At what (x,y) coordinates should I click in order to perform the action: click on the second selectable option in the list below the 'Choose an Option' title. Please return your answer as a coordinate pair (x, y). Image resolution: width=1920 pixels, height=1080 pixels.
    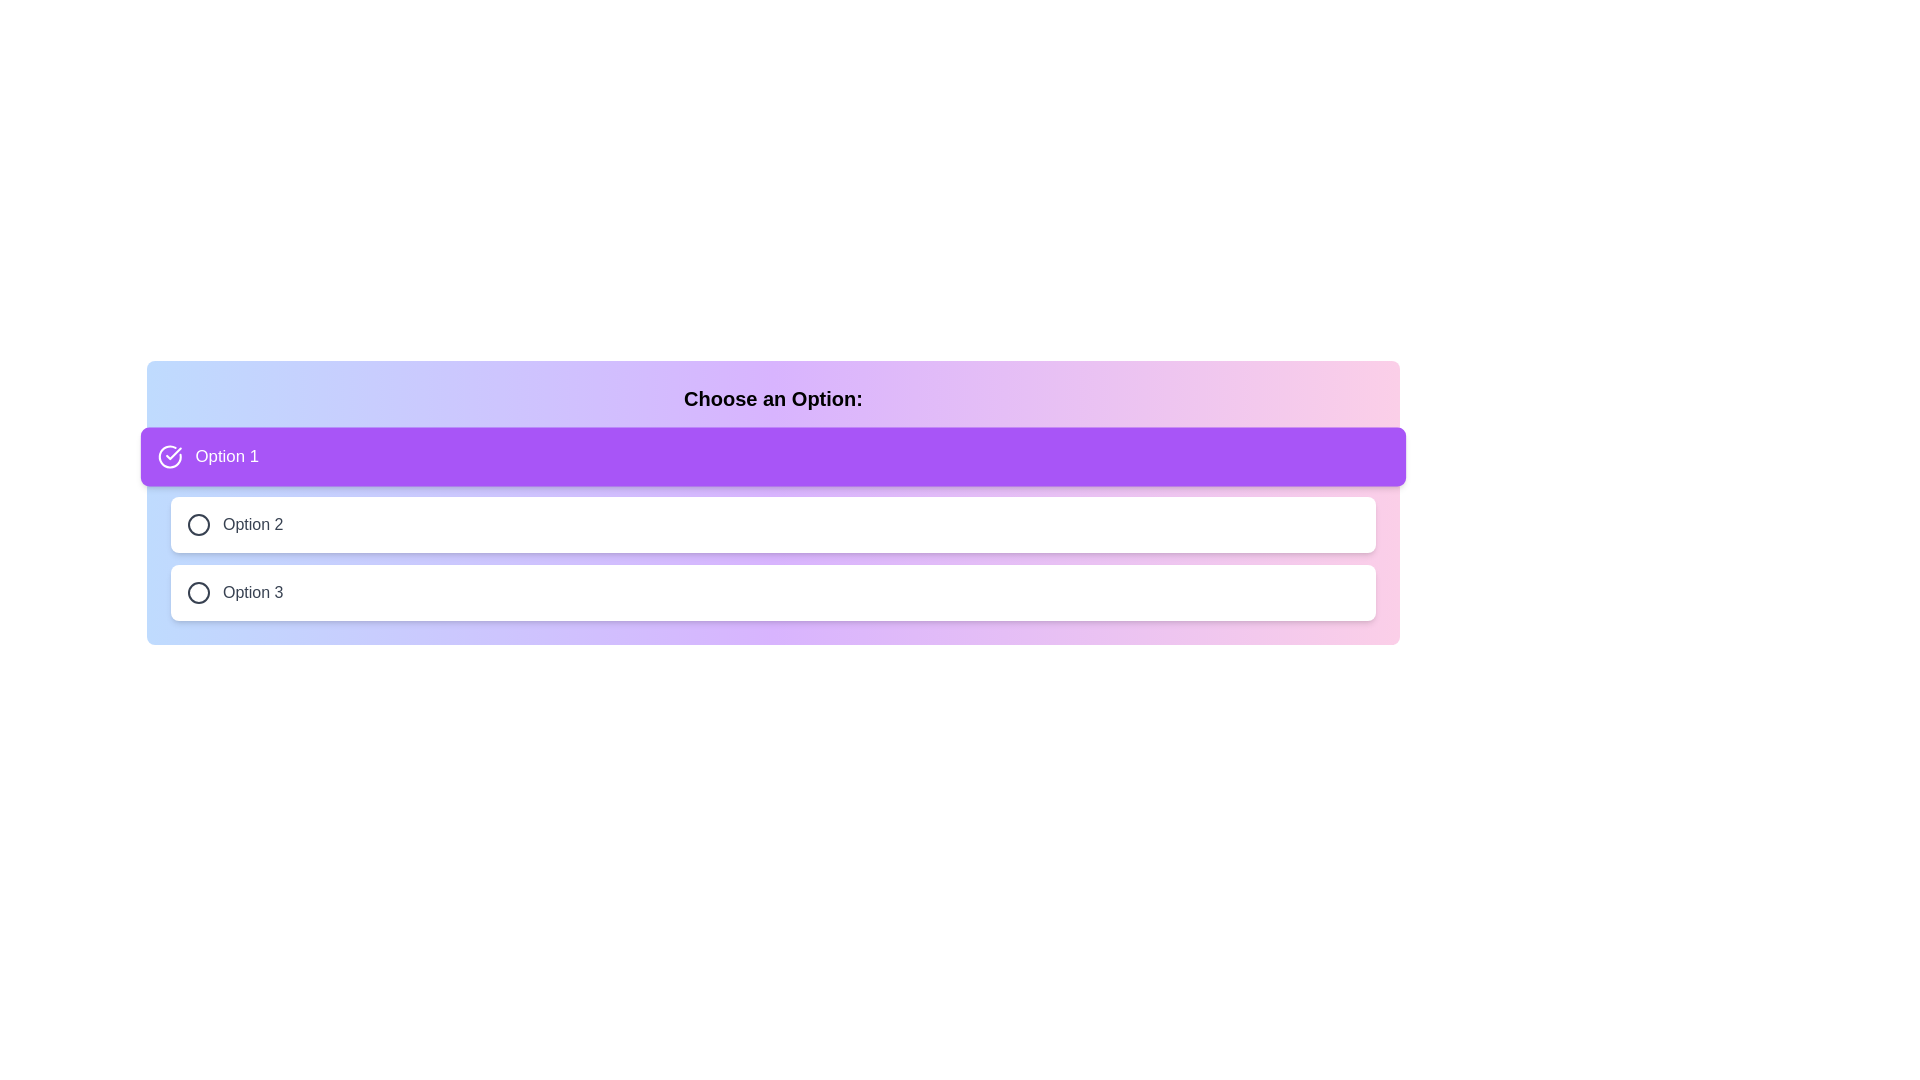
    Looking at the image, I should click on (772, 523).